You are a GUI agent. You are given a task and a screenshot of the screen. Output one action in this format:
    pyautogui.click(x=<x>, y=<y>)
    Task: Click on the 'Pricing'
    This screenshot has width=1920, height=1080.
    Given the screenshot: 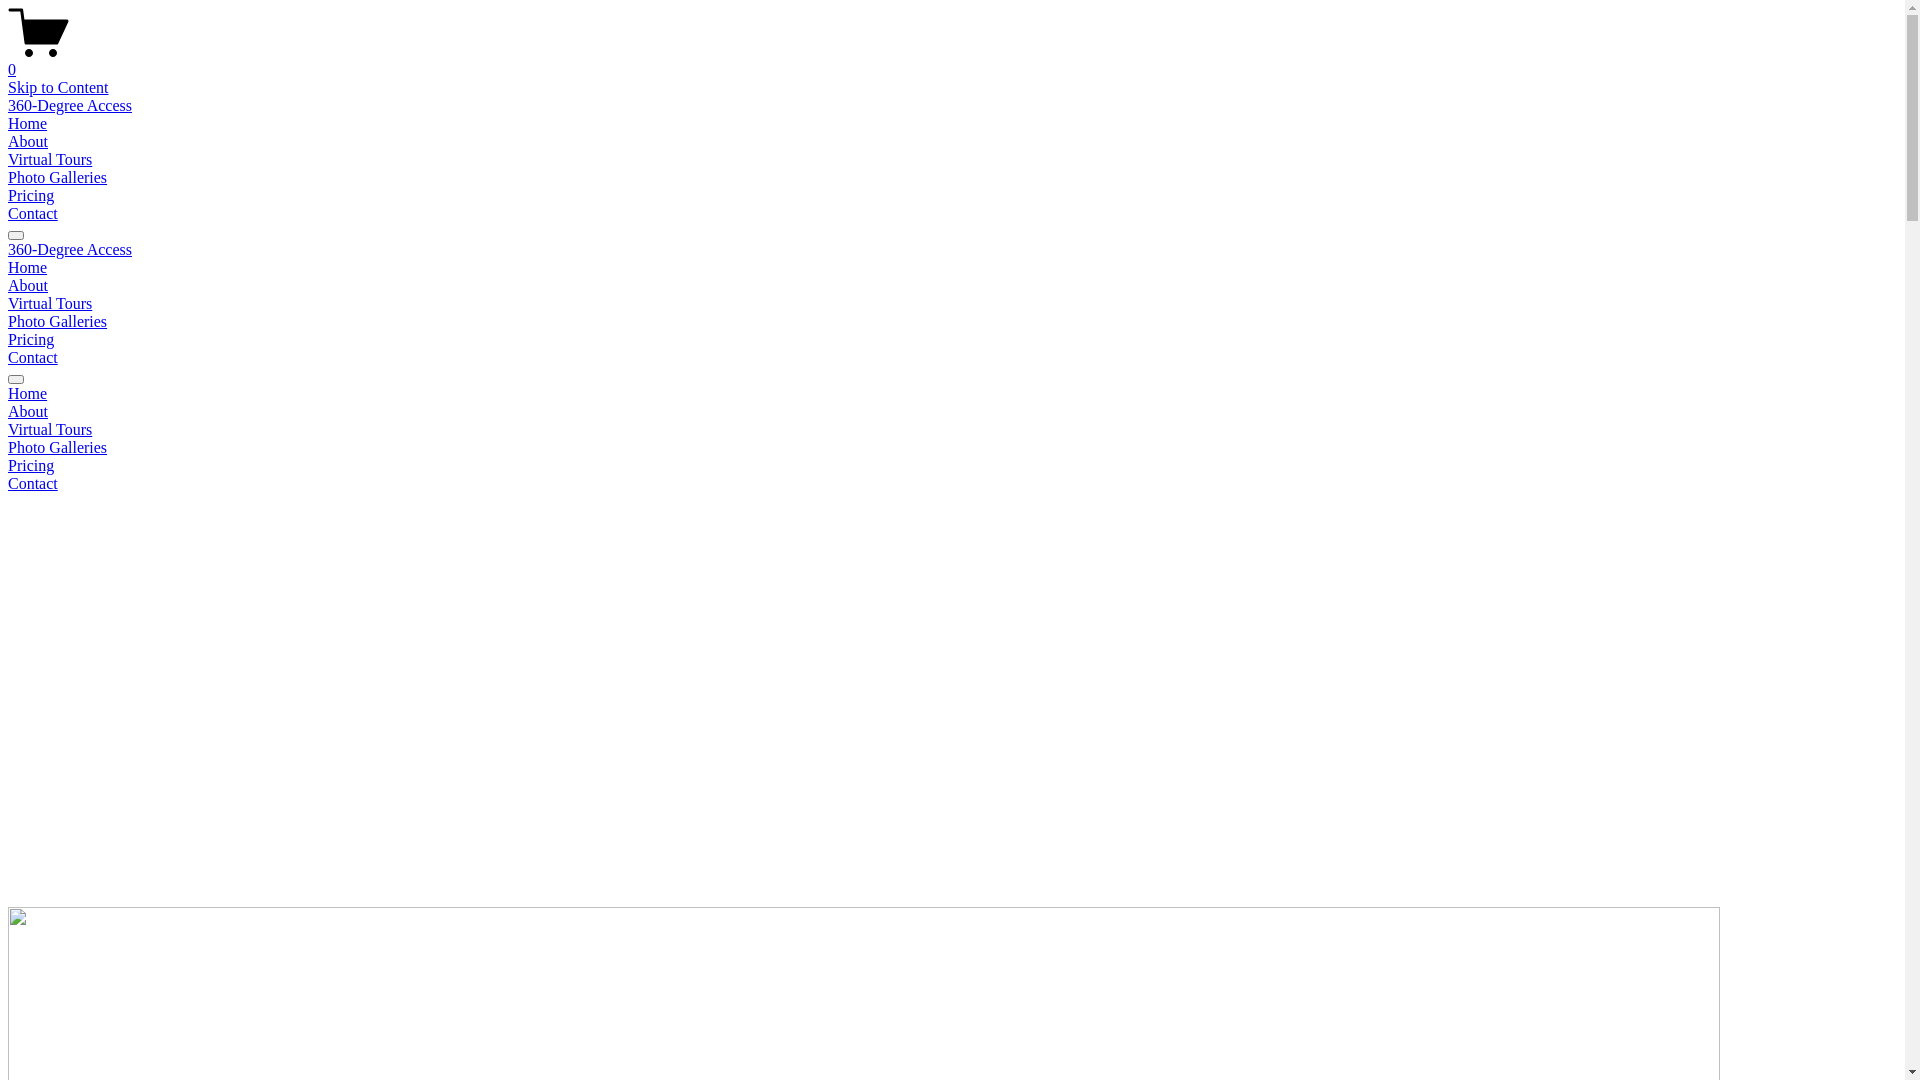 What is the action you would take?
    pyautogui.click(x=30, y=338)
    